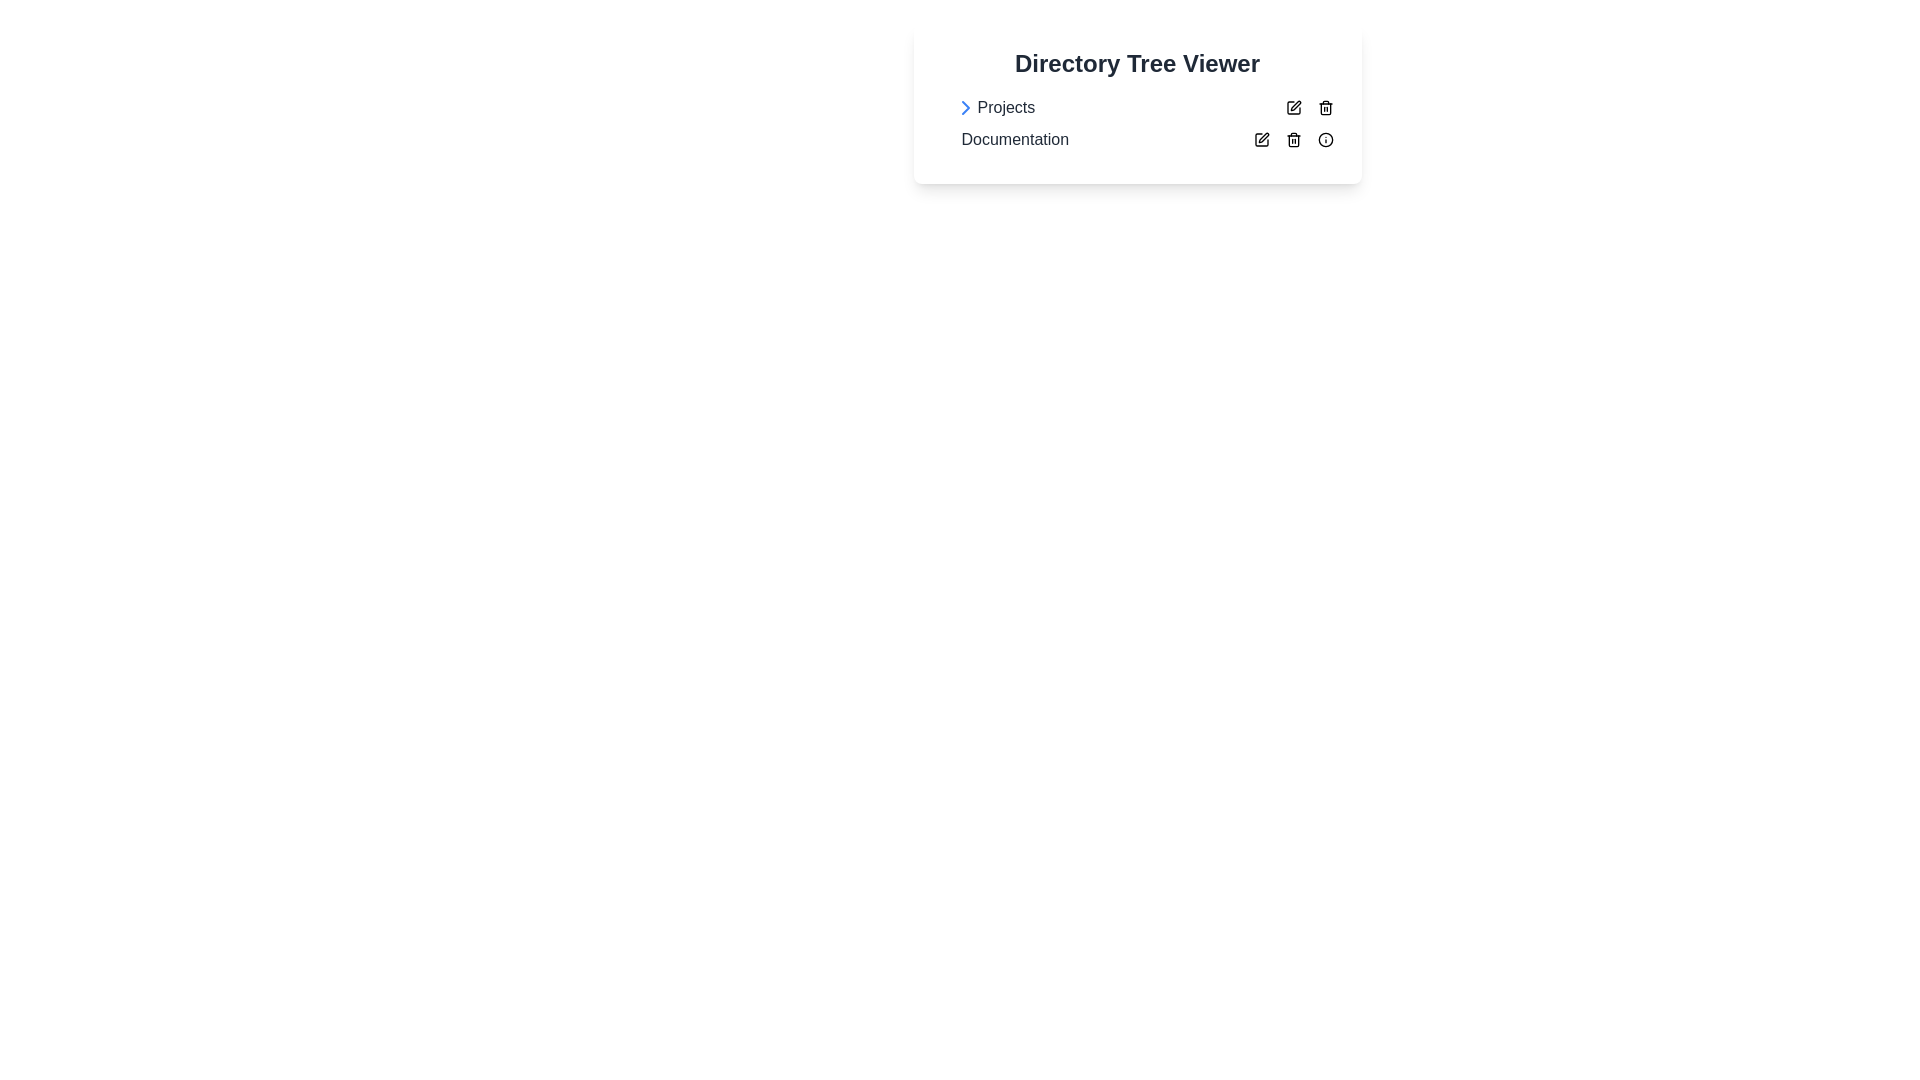  What do you see at coordinates (1293, 108) in the screenshot?
I see `the square part of the pen icon located in the top-right corner of the 'Directory Tree Viewer' card` at bounding box center [1293, 108].